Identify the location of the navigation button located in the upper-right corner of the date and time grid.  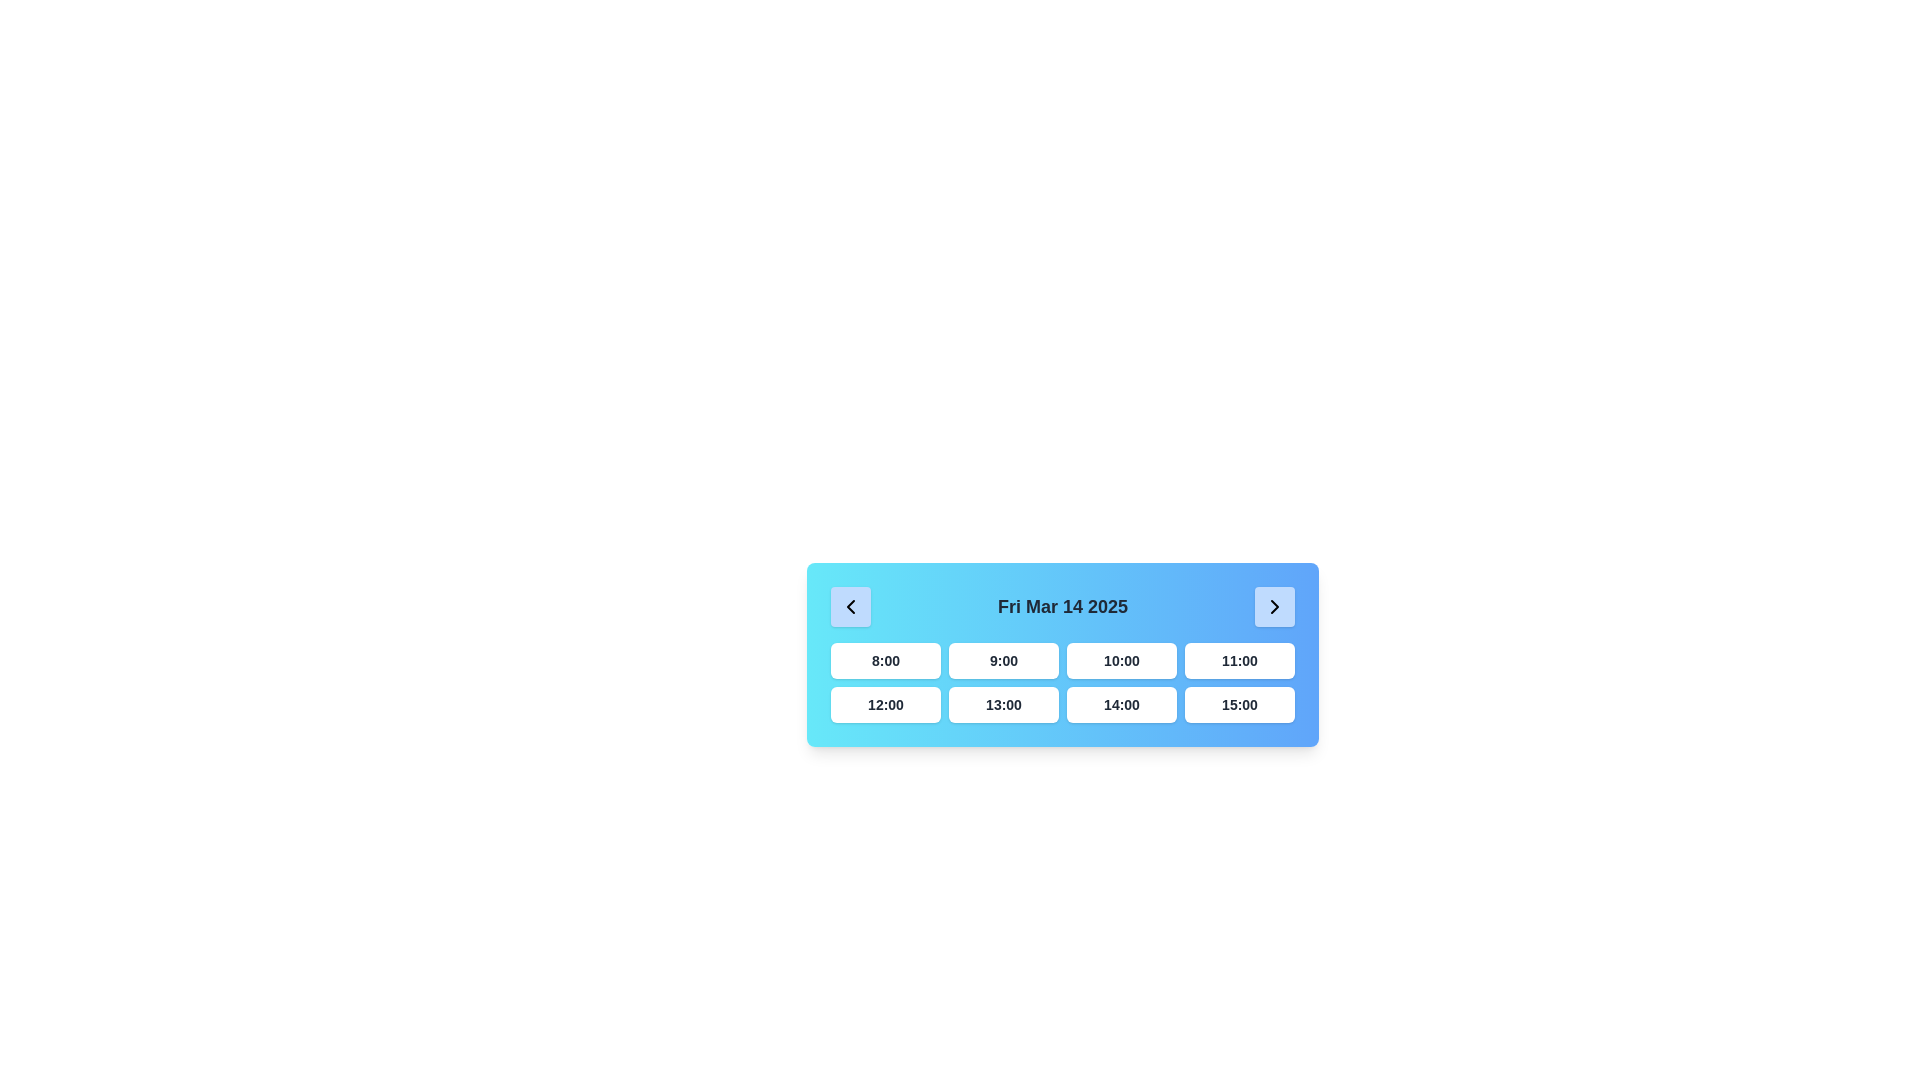
(1274, 605).